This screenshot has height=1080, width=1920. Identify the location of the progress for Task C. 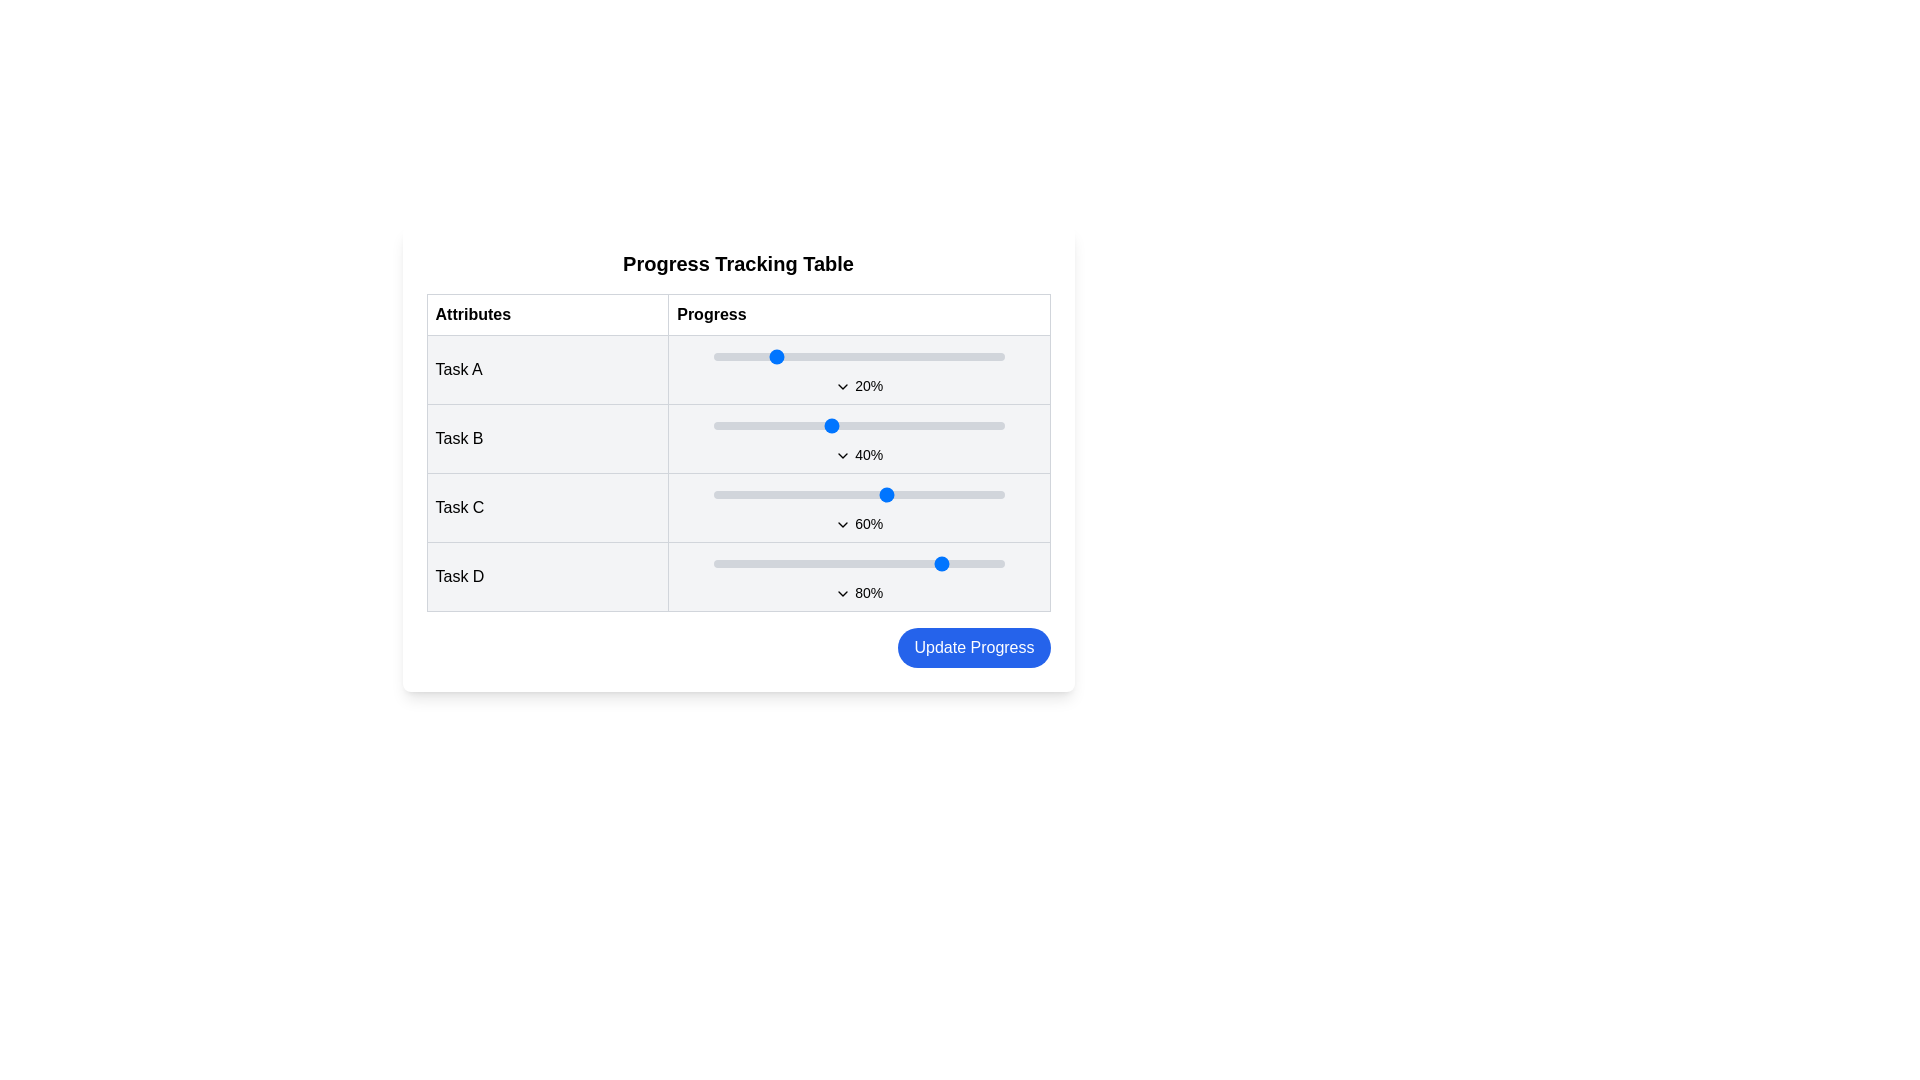
(719, 494).